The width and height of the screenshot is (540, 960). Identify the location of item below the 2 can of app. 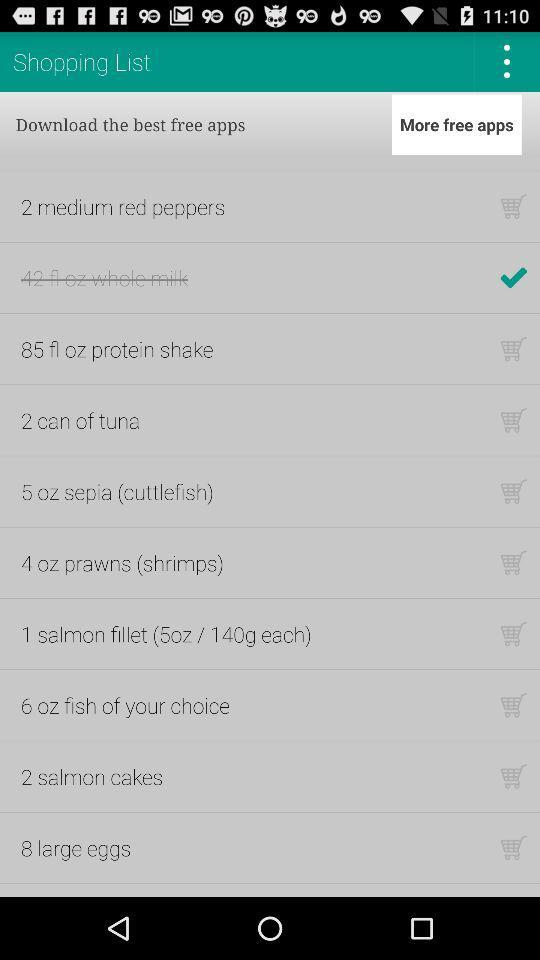
(117, 490).